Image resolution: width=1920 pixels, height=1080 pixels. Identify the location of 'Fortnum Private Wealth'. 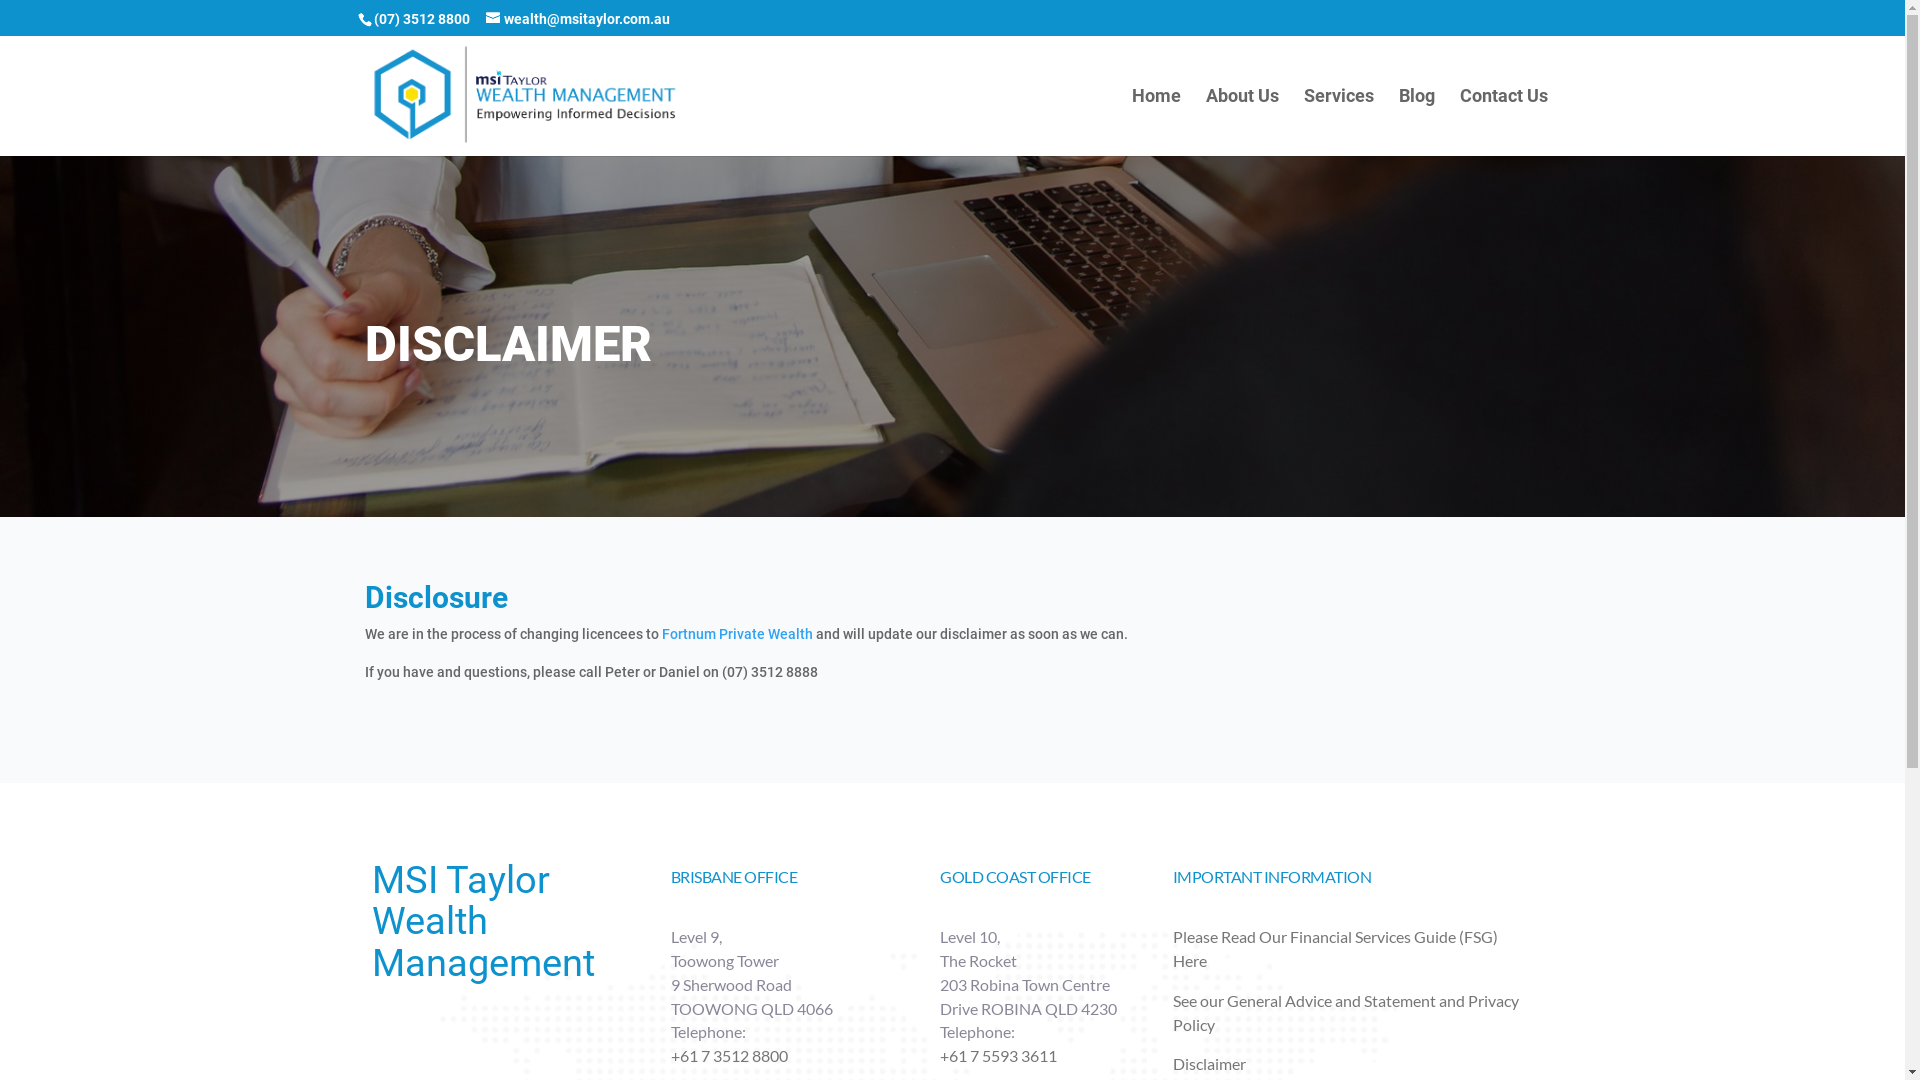
(662, 633).